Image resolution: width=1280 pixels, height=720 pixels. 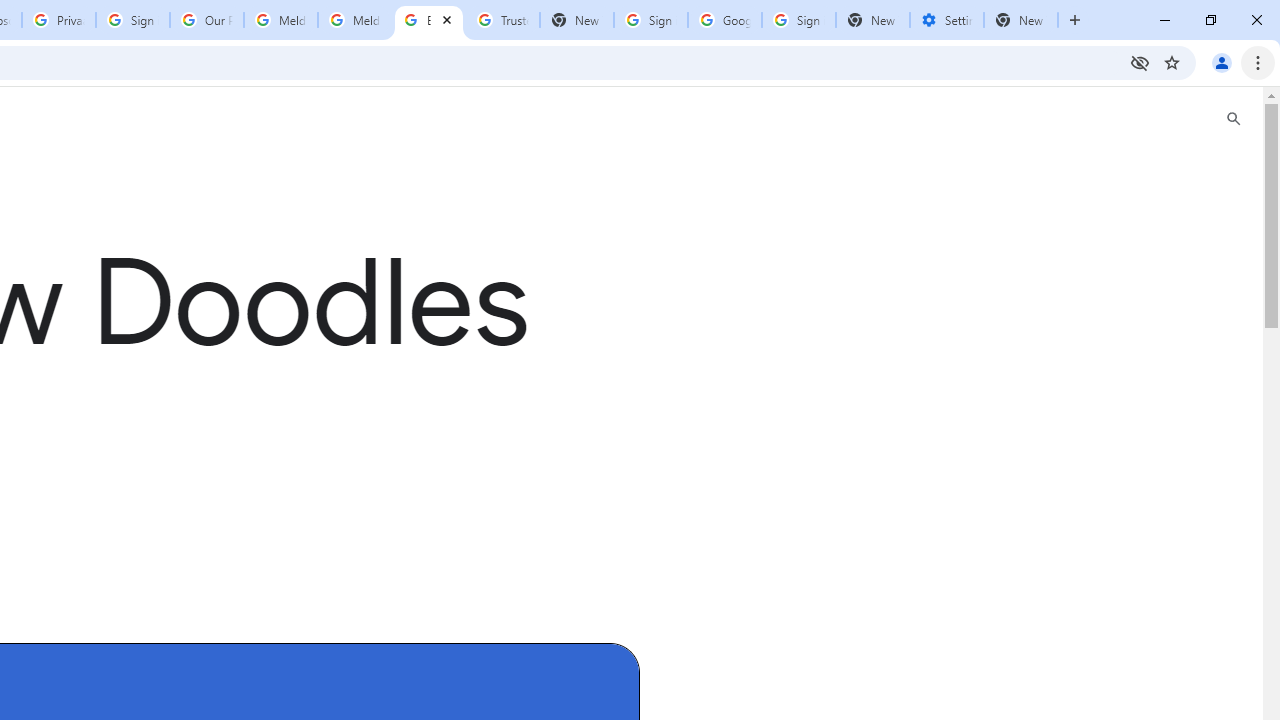 I want to click on 'Sign in - Google Accounts', so click(x=132, y=20).